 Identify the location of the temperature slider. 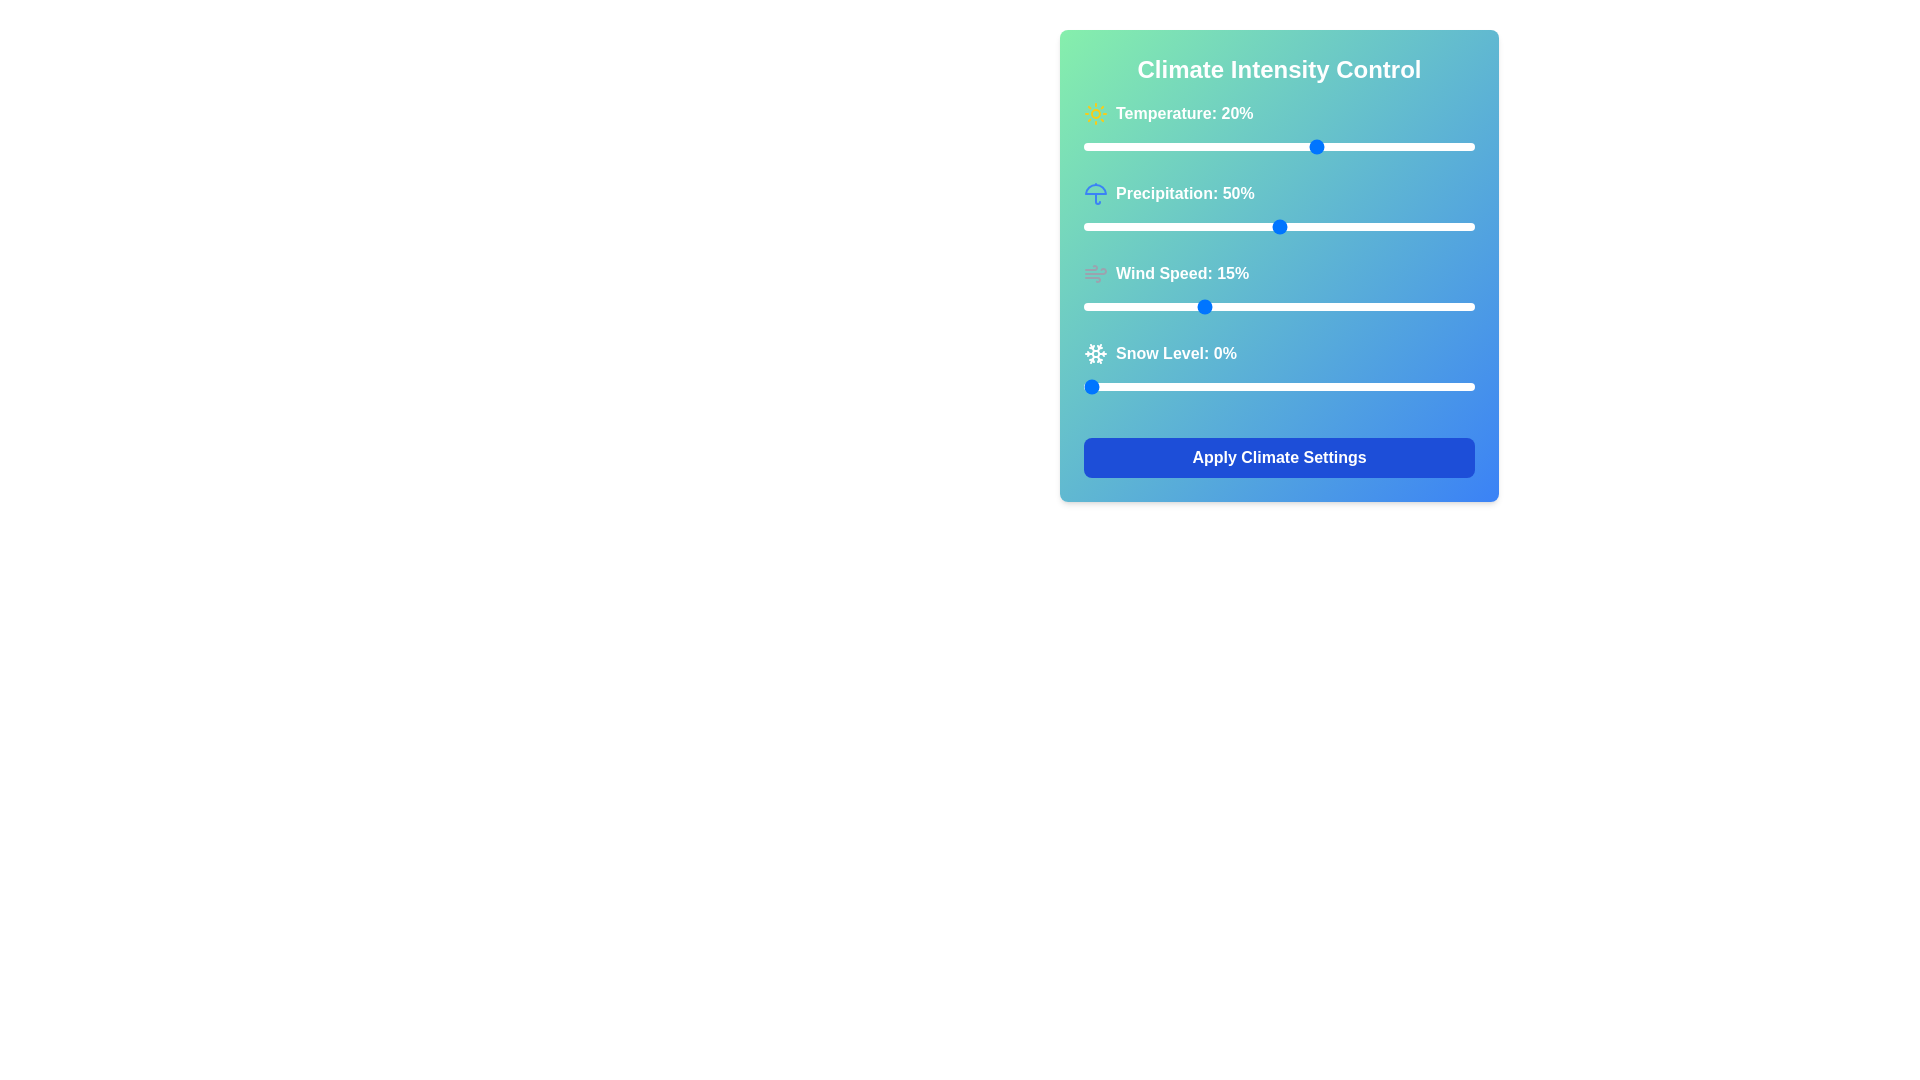
(1278, 145).